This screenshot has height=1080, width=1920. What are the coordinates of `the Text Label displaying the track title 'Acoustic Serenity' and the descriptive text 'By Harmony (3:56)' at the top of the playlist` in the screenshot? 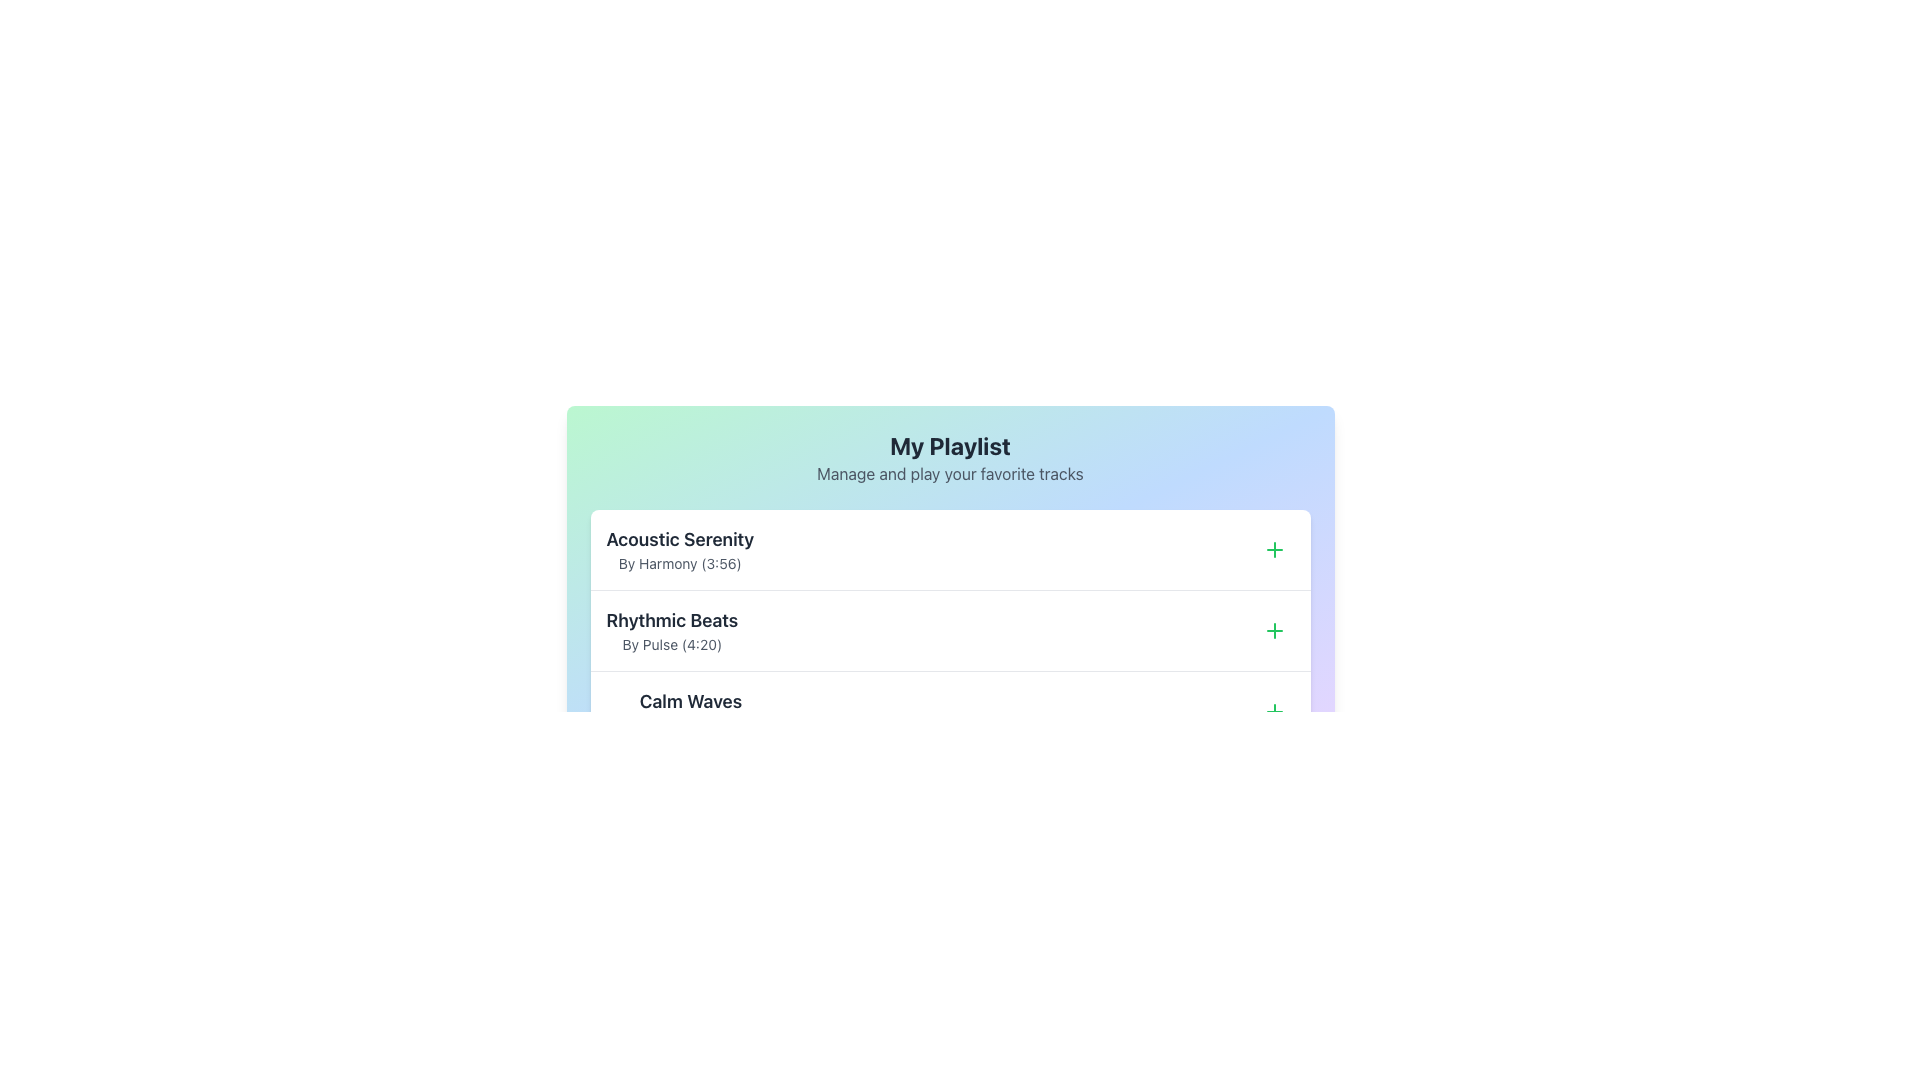 It's located at (680, 550).